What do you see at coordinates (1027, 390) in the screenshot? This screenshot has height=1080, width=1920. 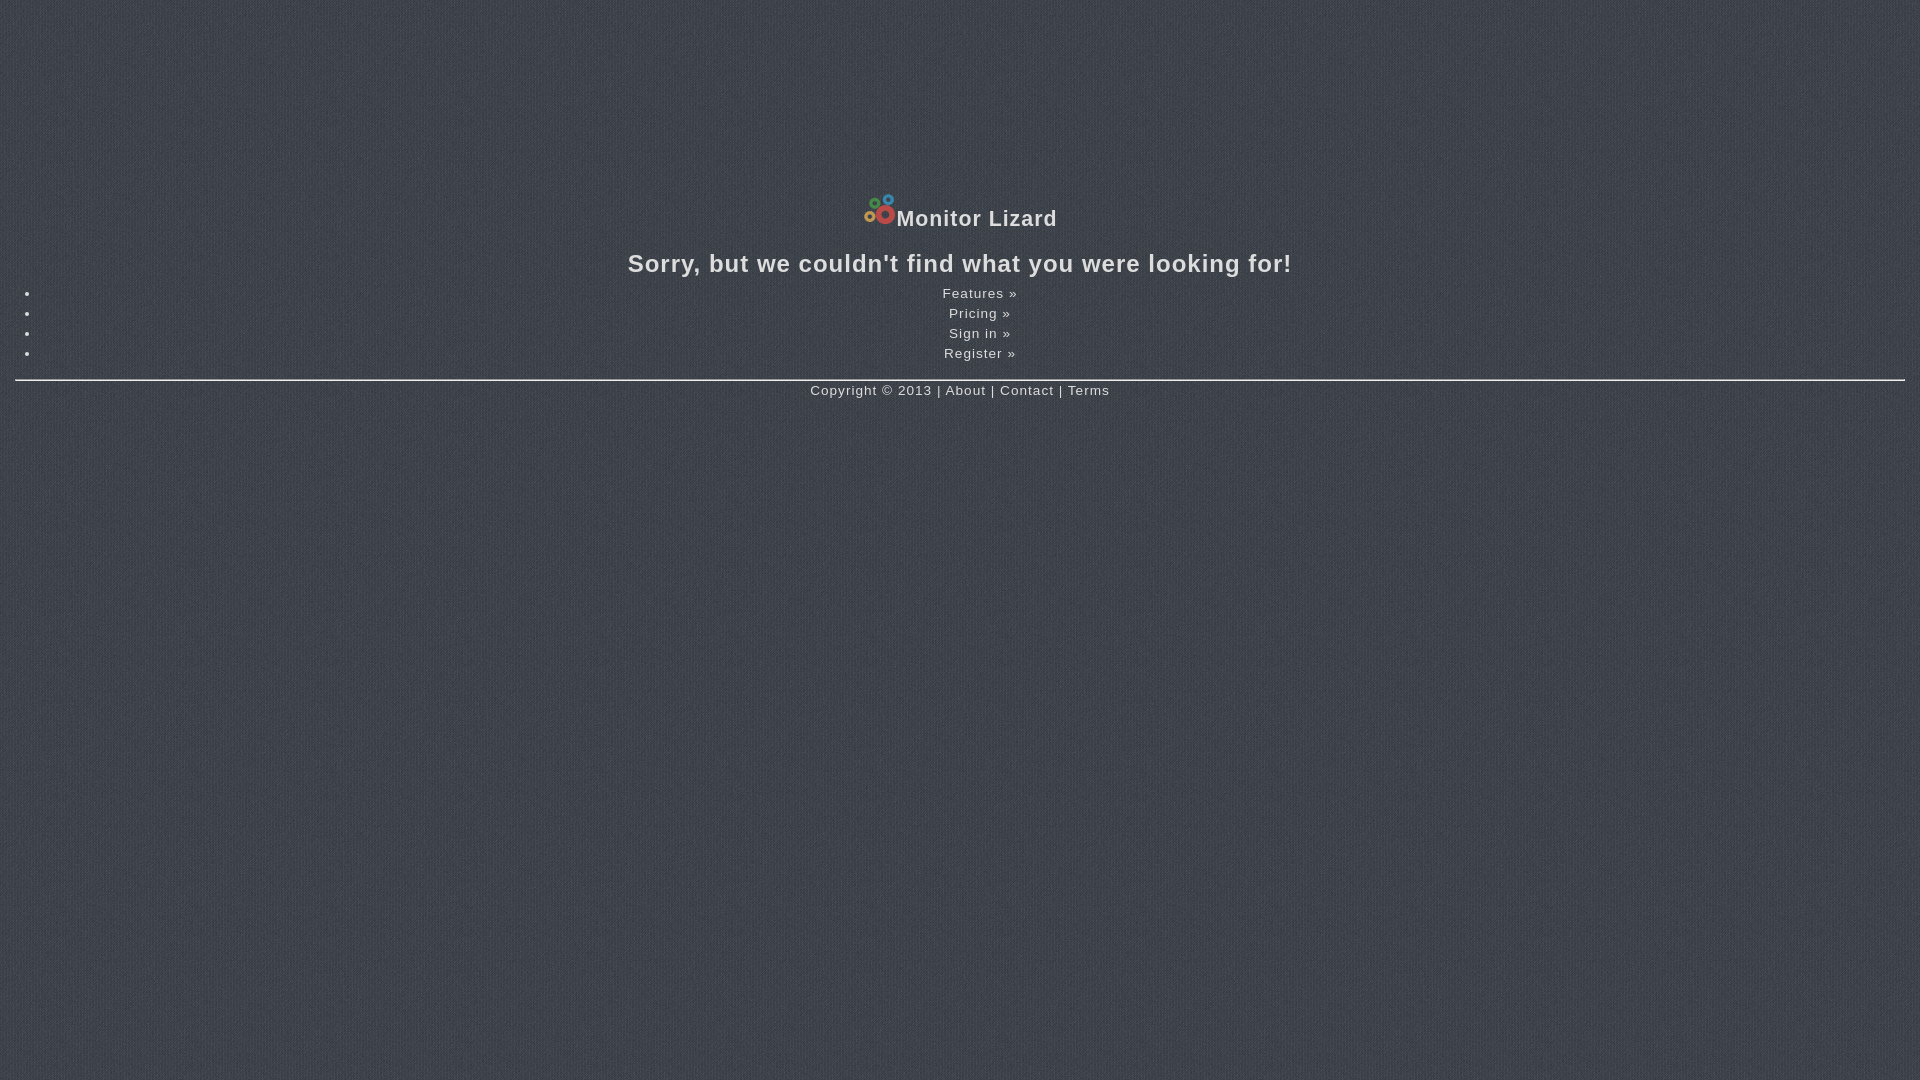 I see `'Contact'` at bounding box center [1027, 390].